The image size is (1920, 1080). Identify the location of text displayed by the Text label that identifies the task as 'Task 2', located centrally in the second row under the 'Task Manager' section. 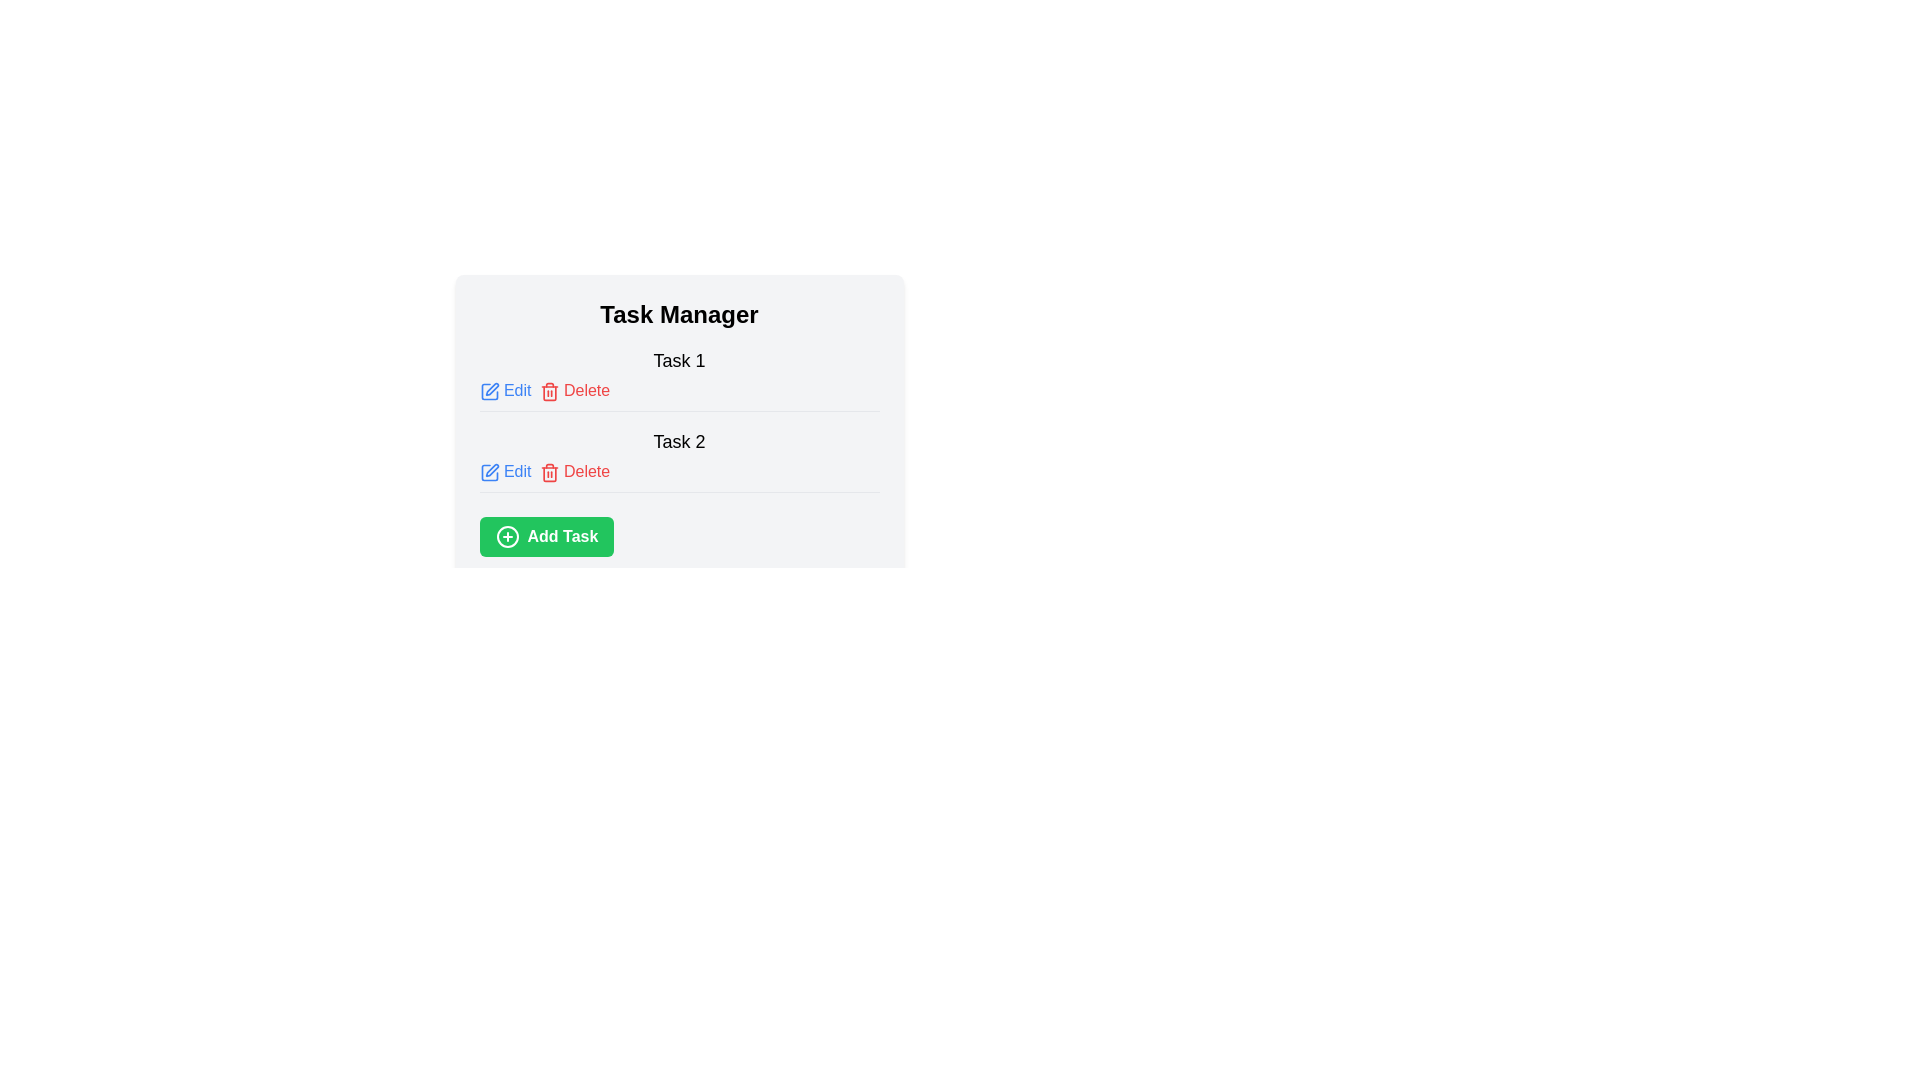
(679, 441).